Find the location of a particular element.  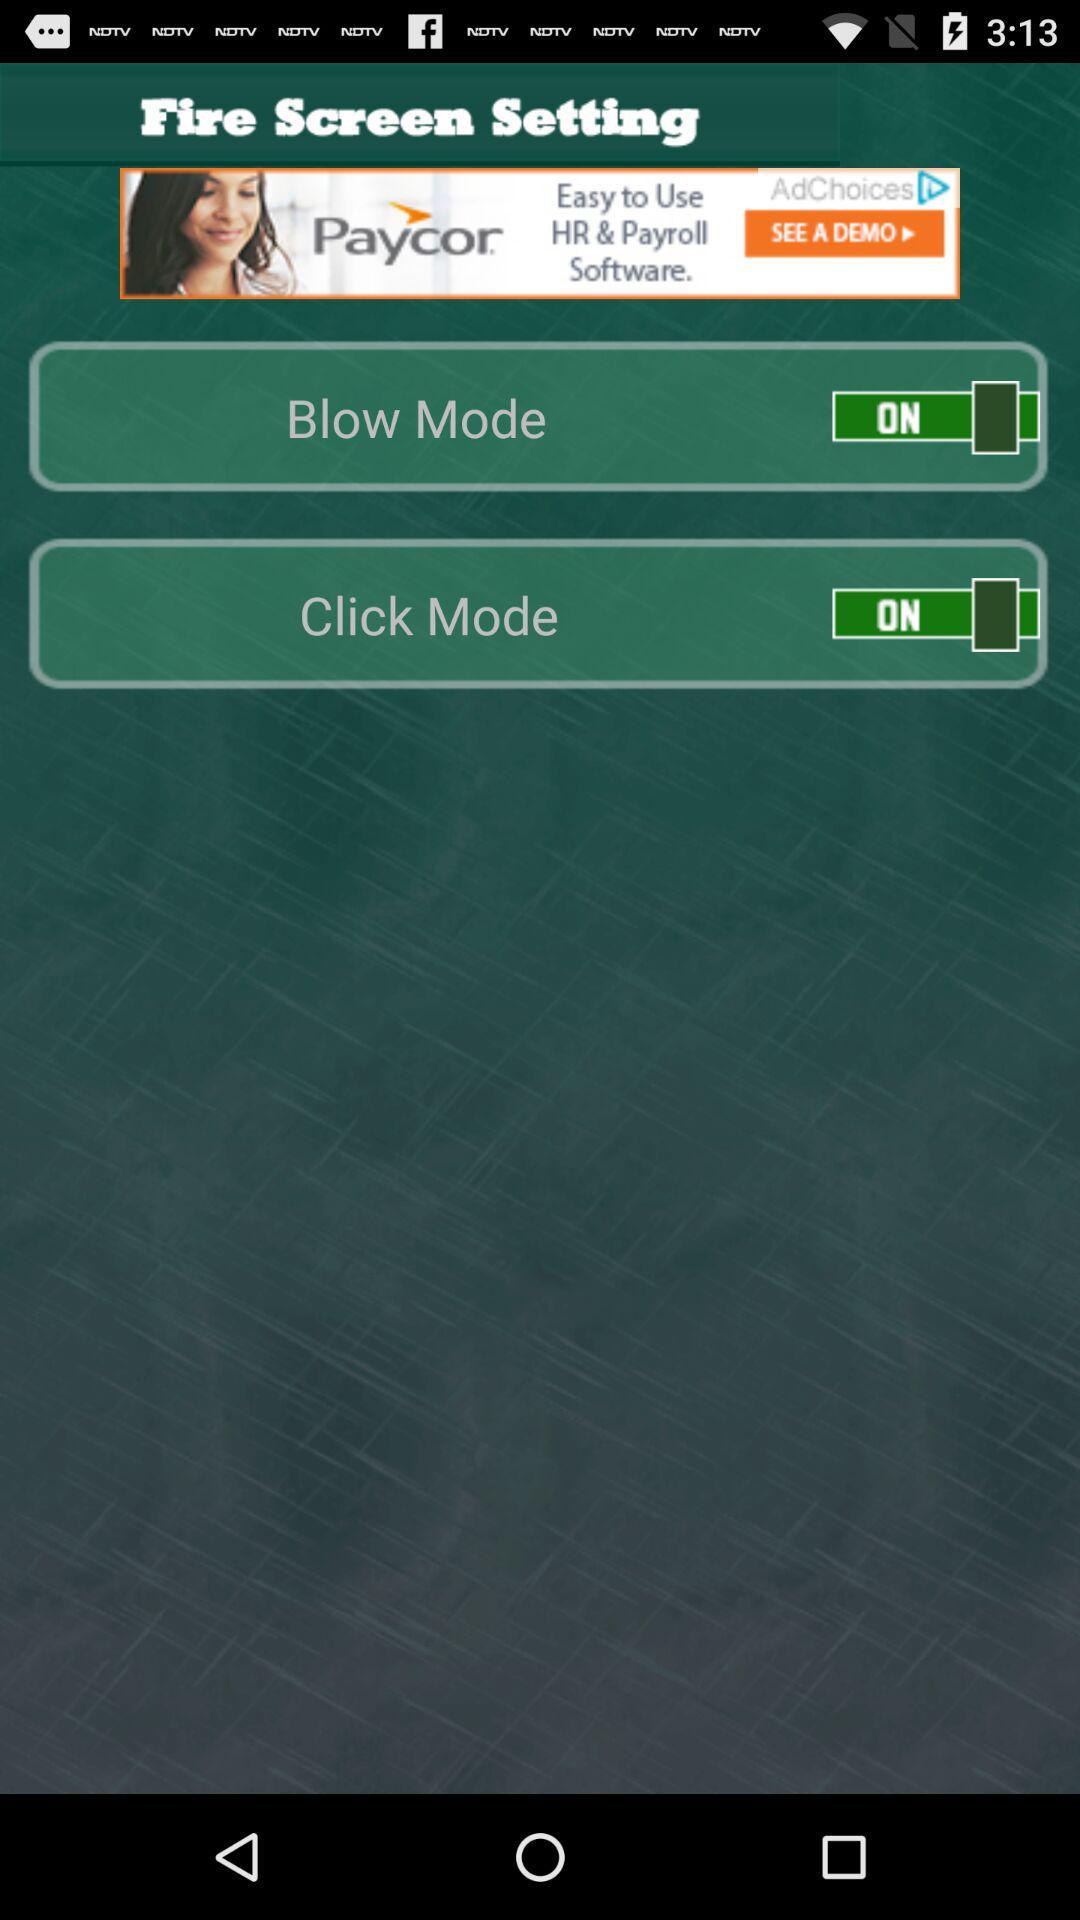

enable blow mode option is located at coordinates (936, 416).